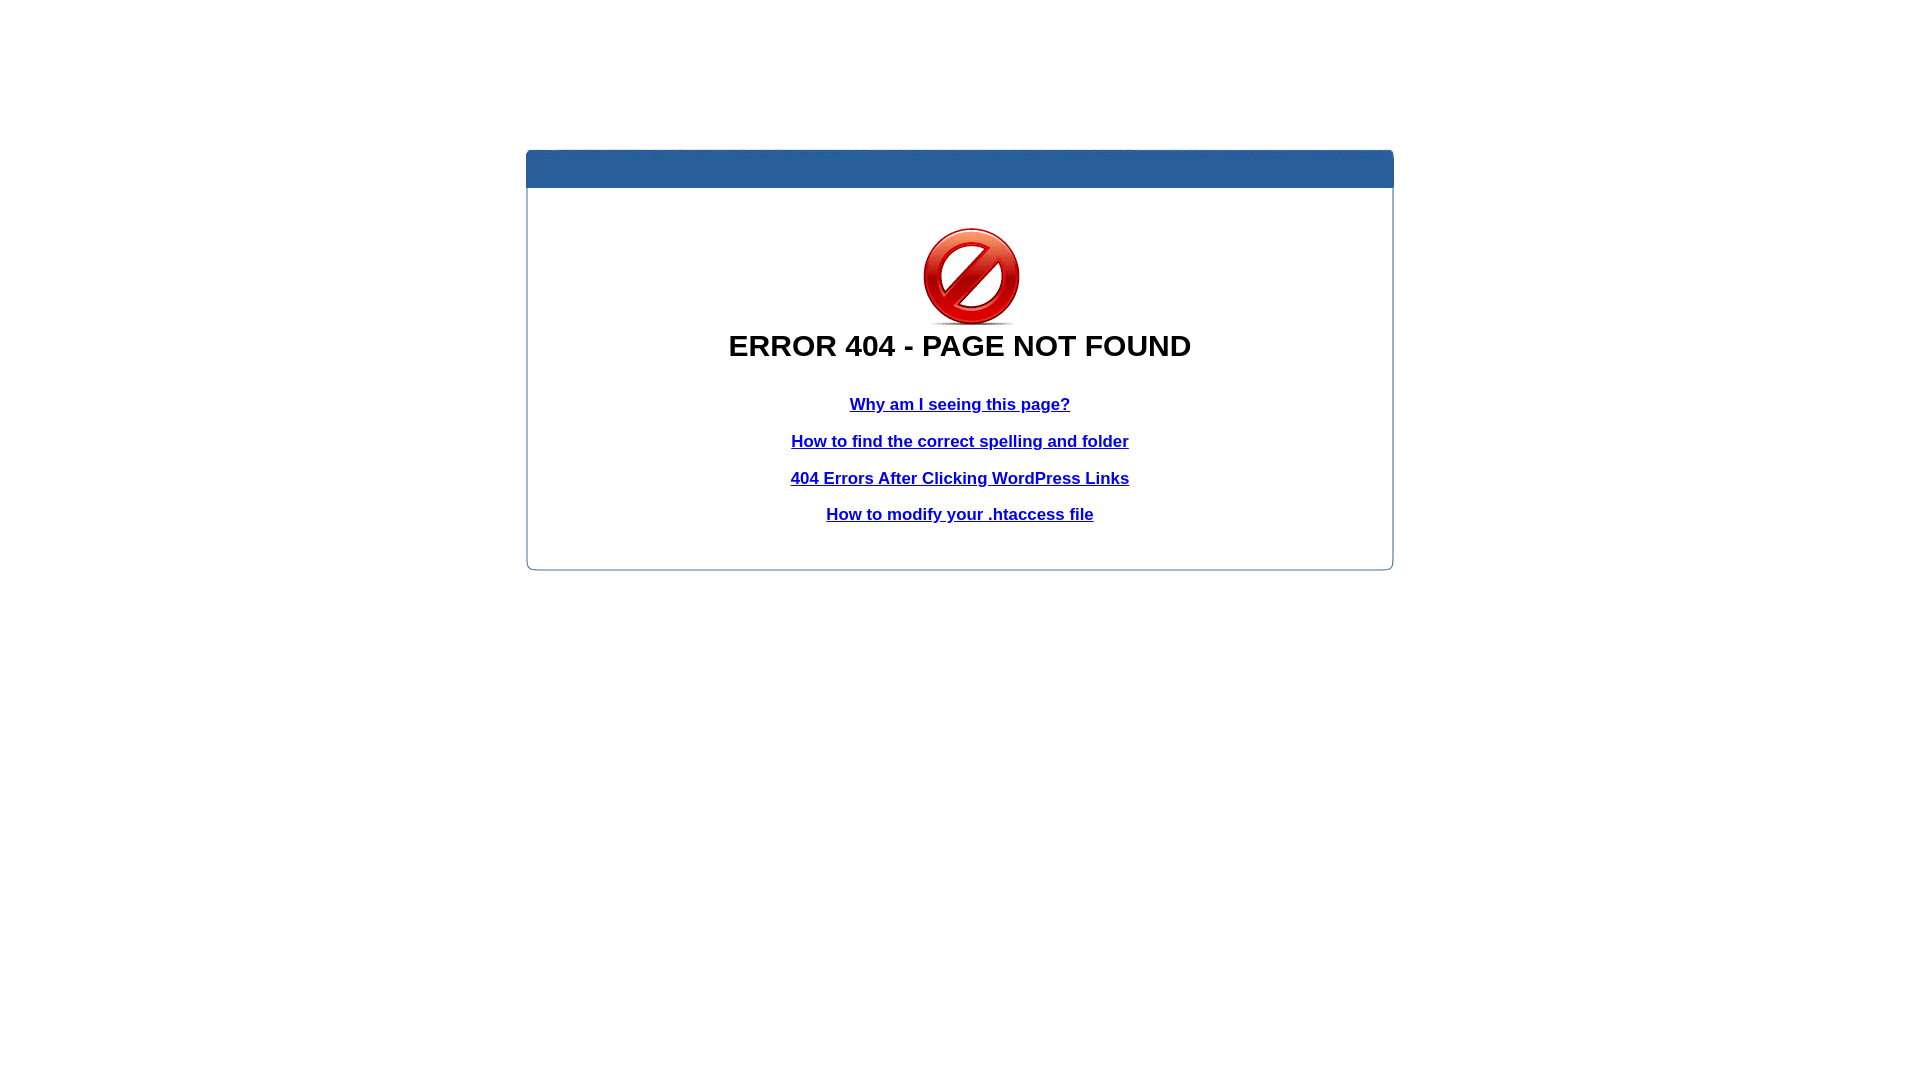  What do you see at coordinates (849, 404) in the screenshot?
I see `'Why am I seeing this page?'` at bounding box center [849, 404].